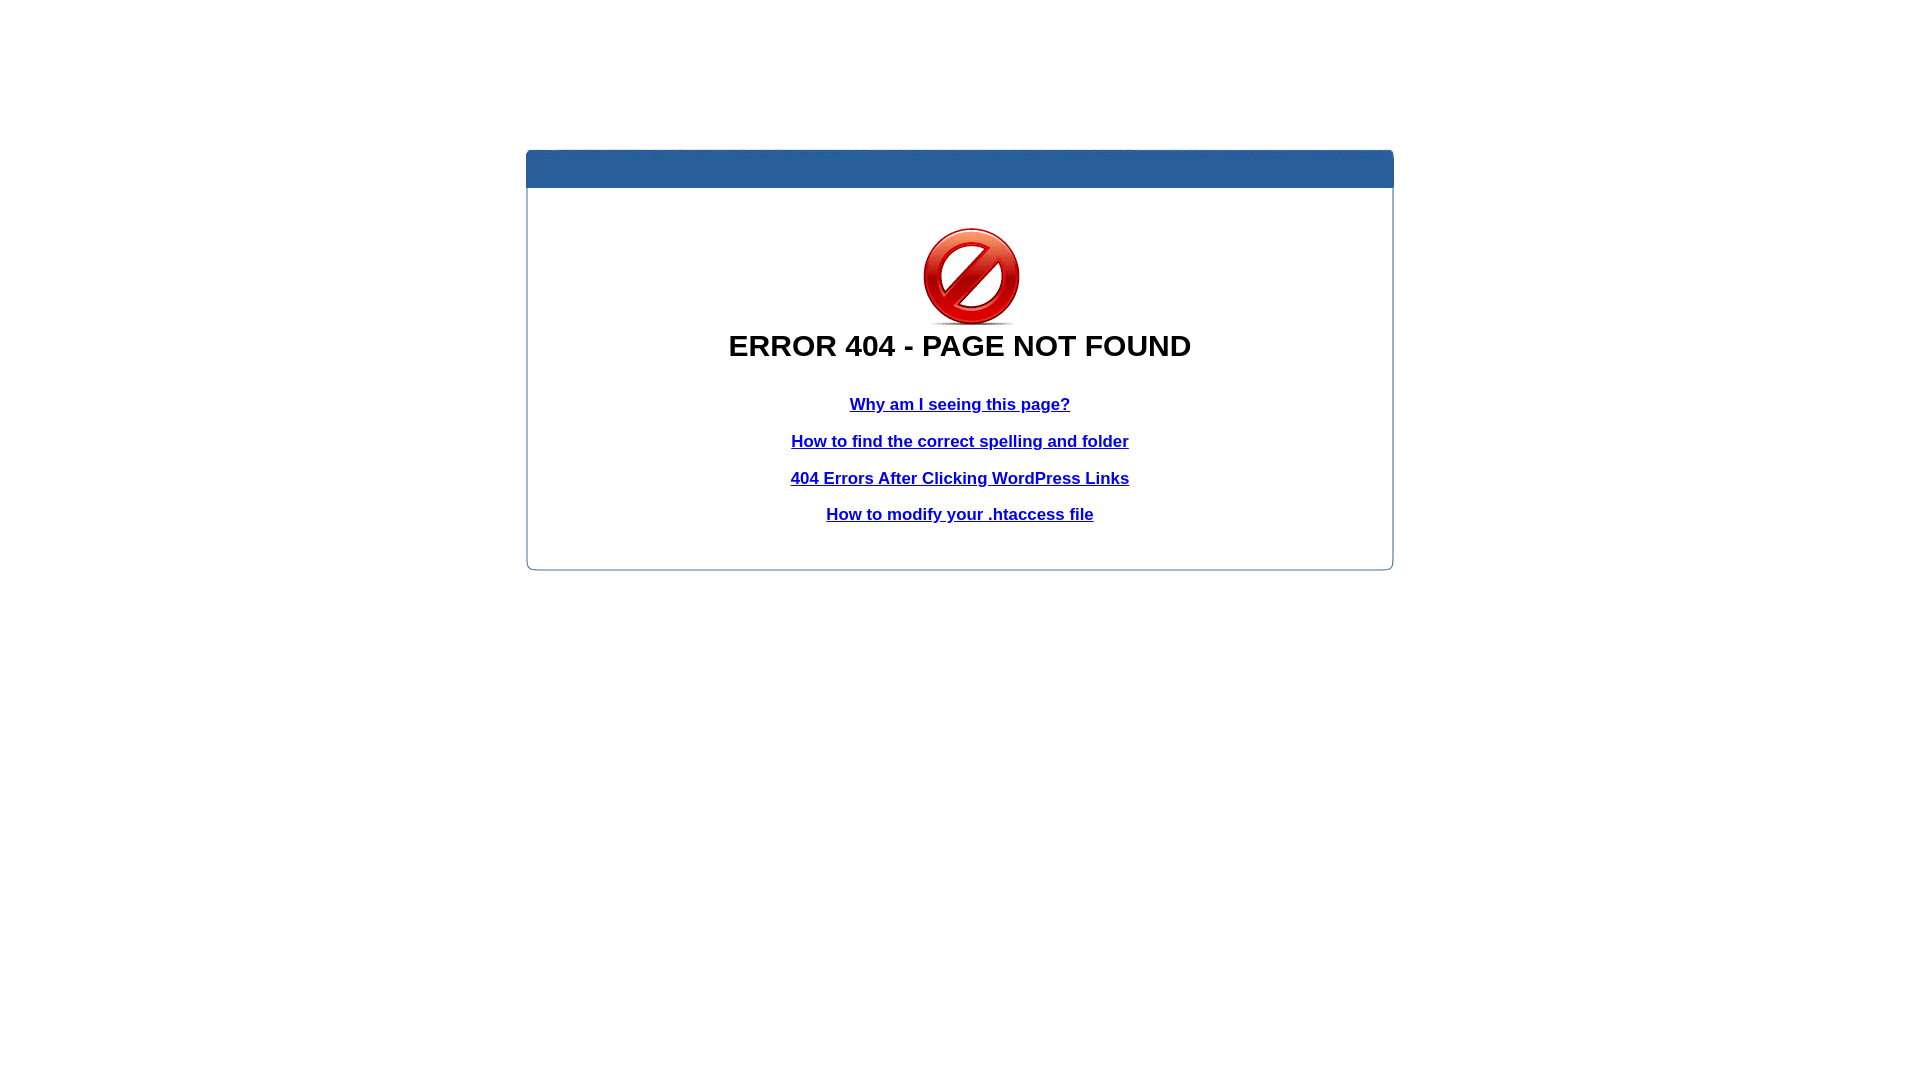  What do you see at coordinates (849, 404) in the screenshot?
I see `'Why am I seeing this page?'` at bounding box center [849, 404].